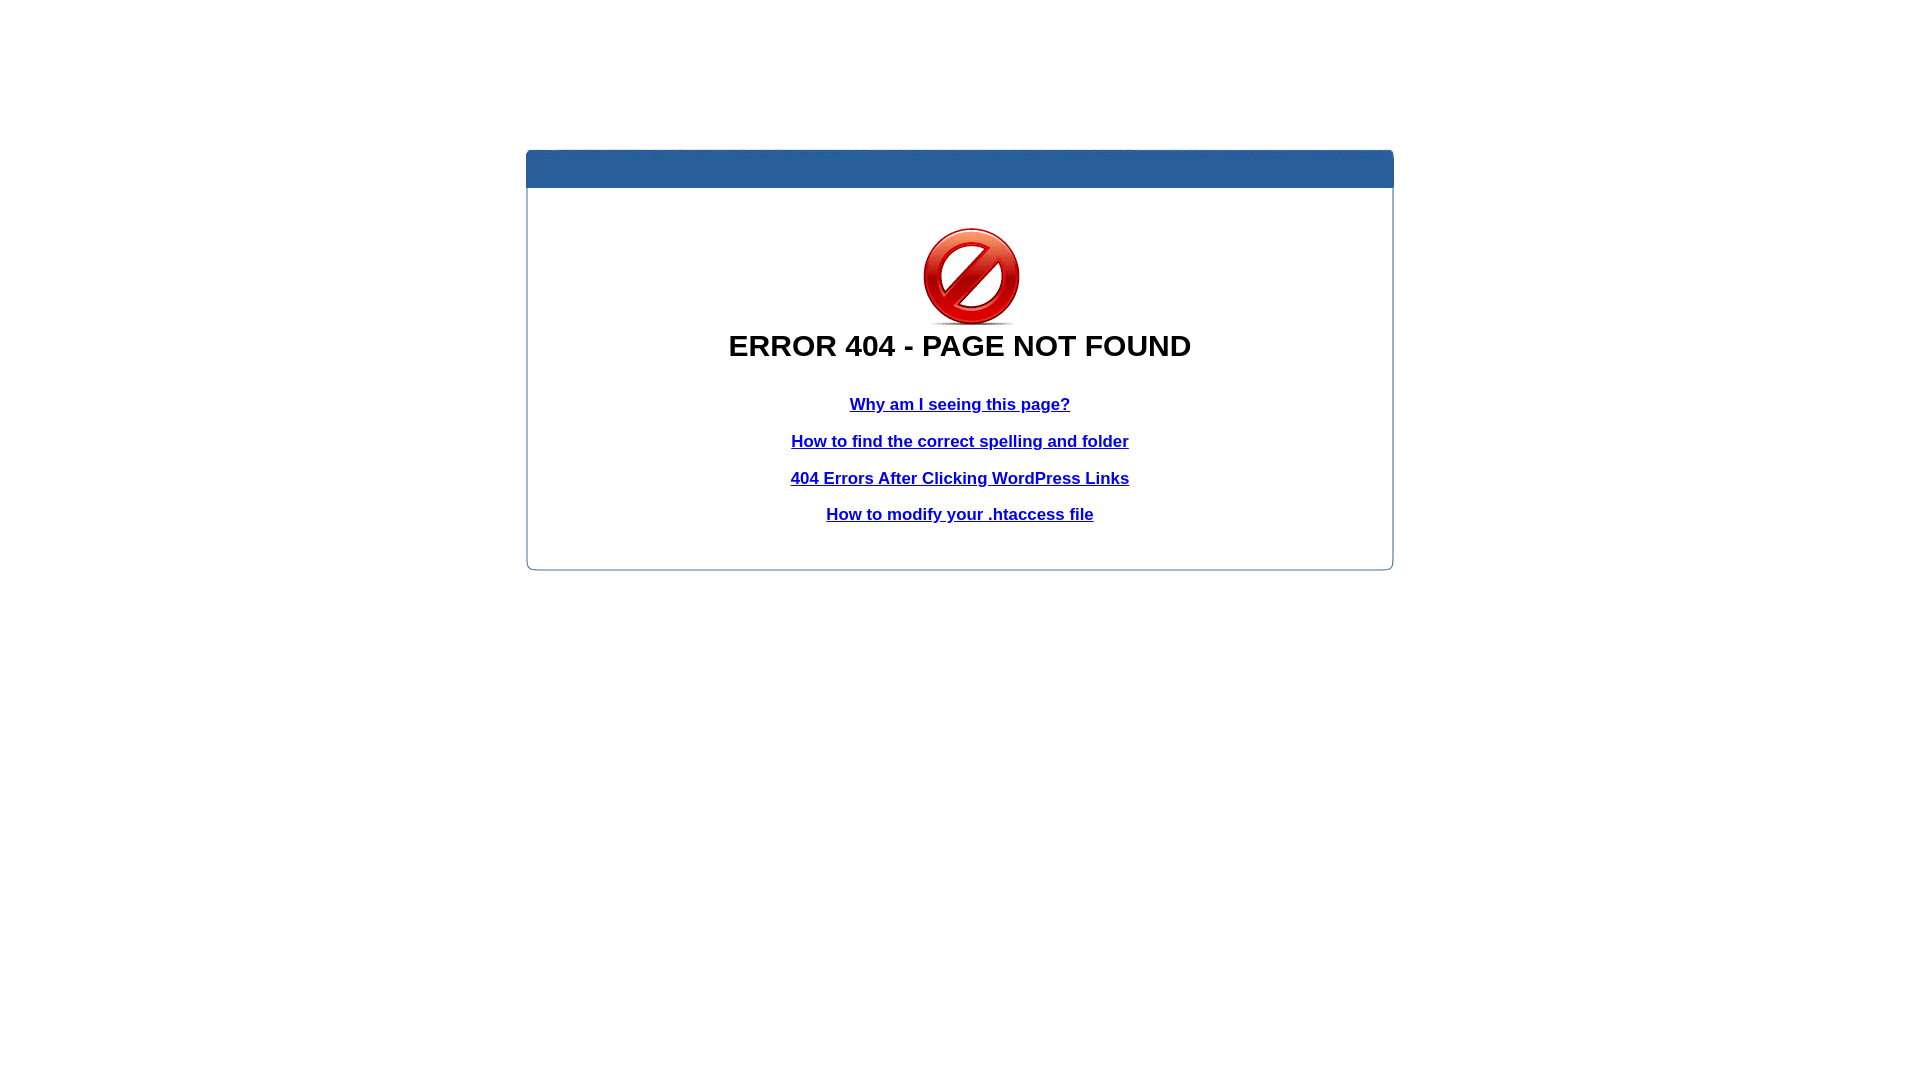  What do you see at coordinates (849, 404) in the screenshot?
I see `'Why am I seeing this page?'` at bounding box center [849, 404].